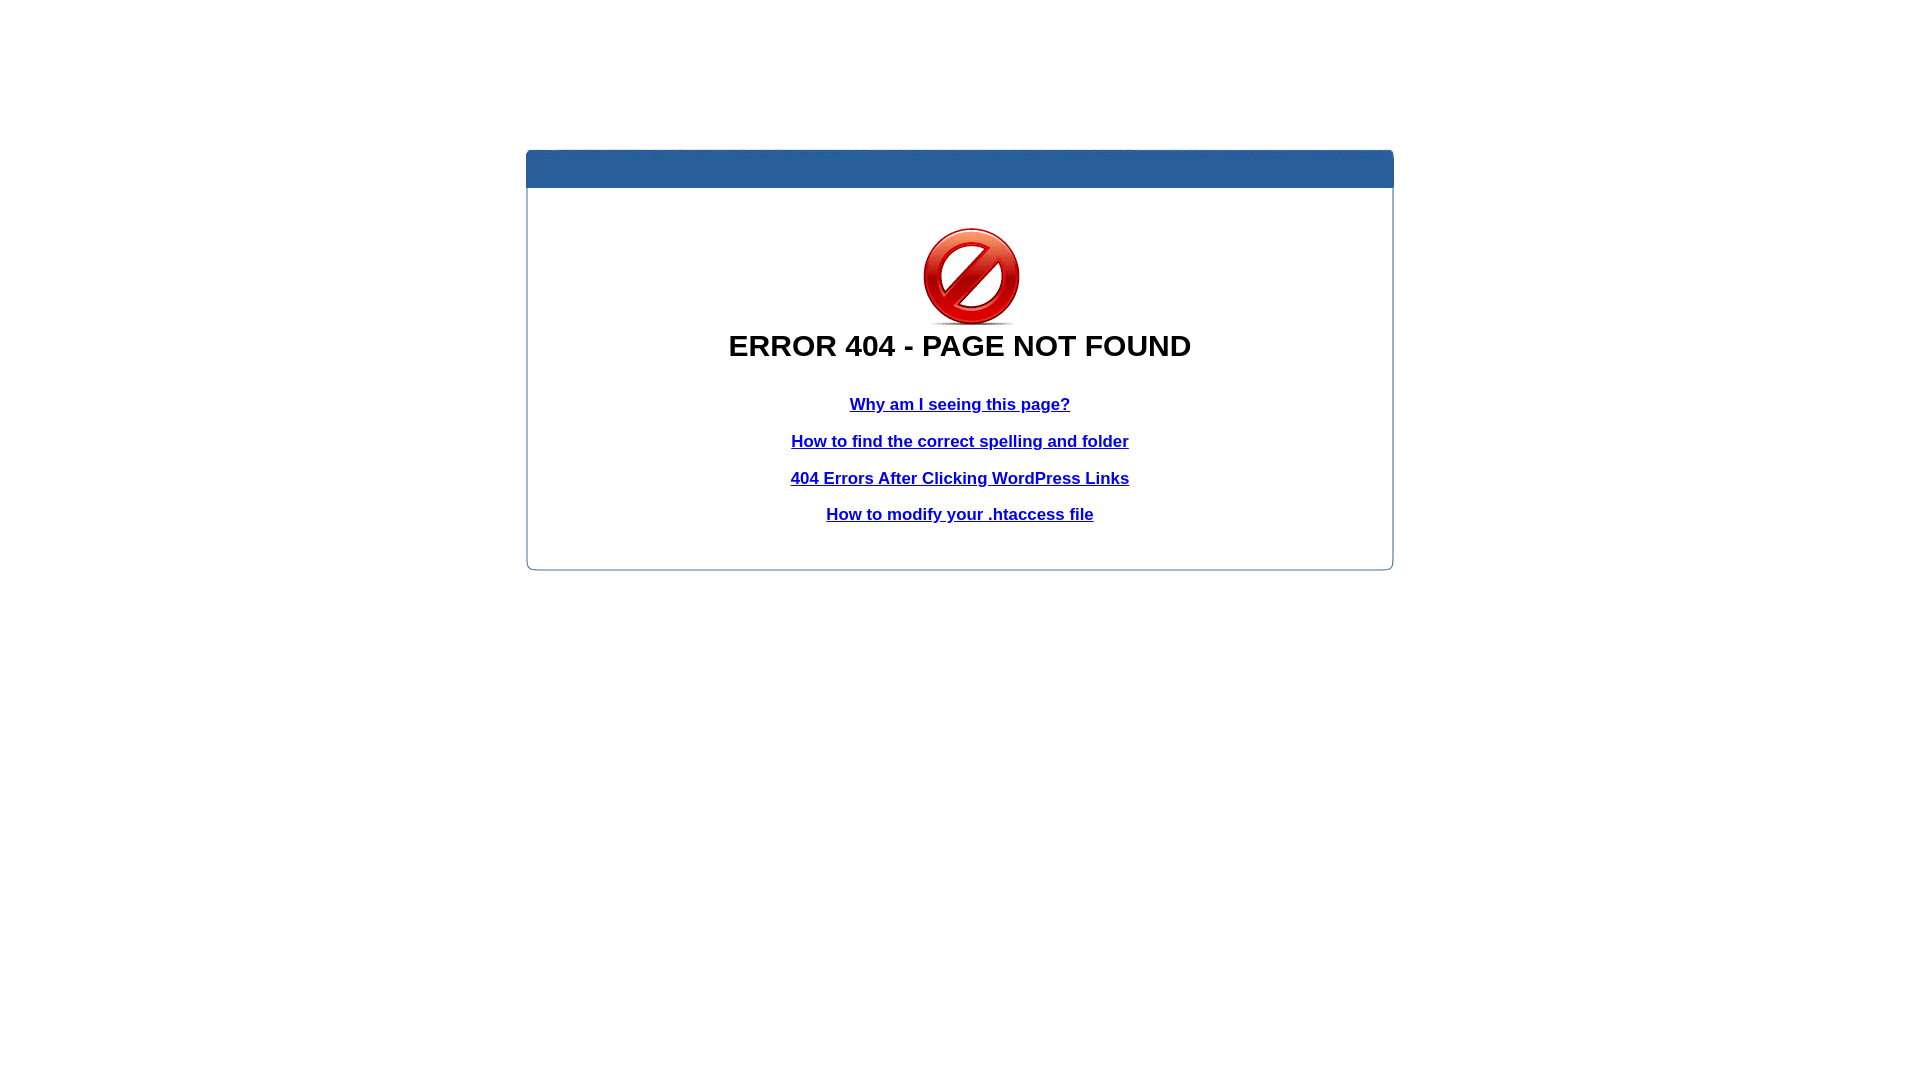  What do you see at coordinates (849, 404) in the screenshot?
I see `'Why am I seeing this page?'` at bounding box center [849, 404].